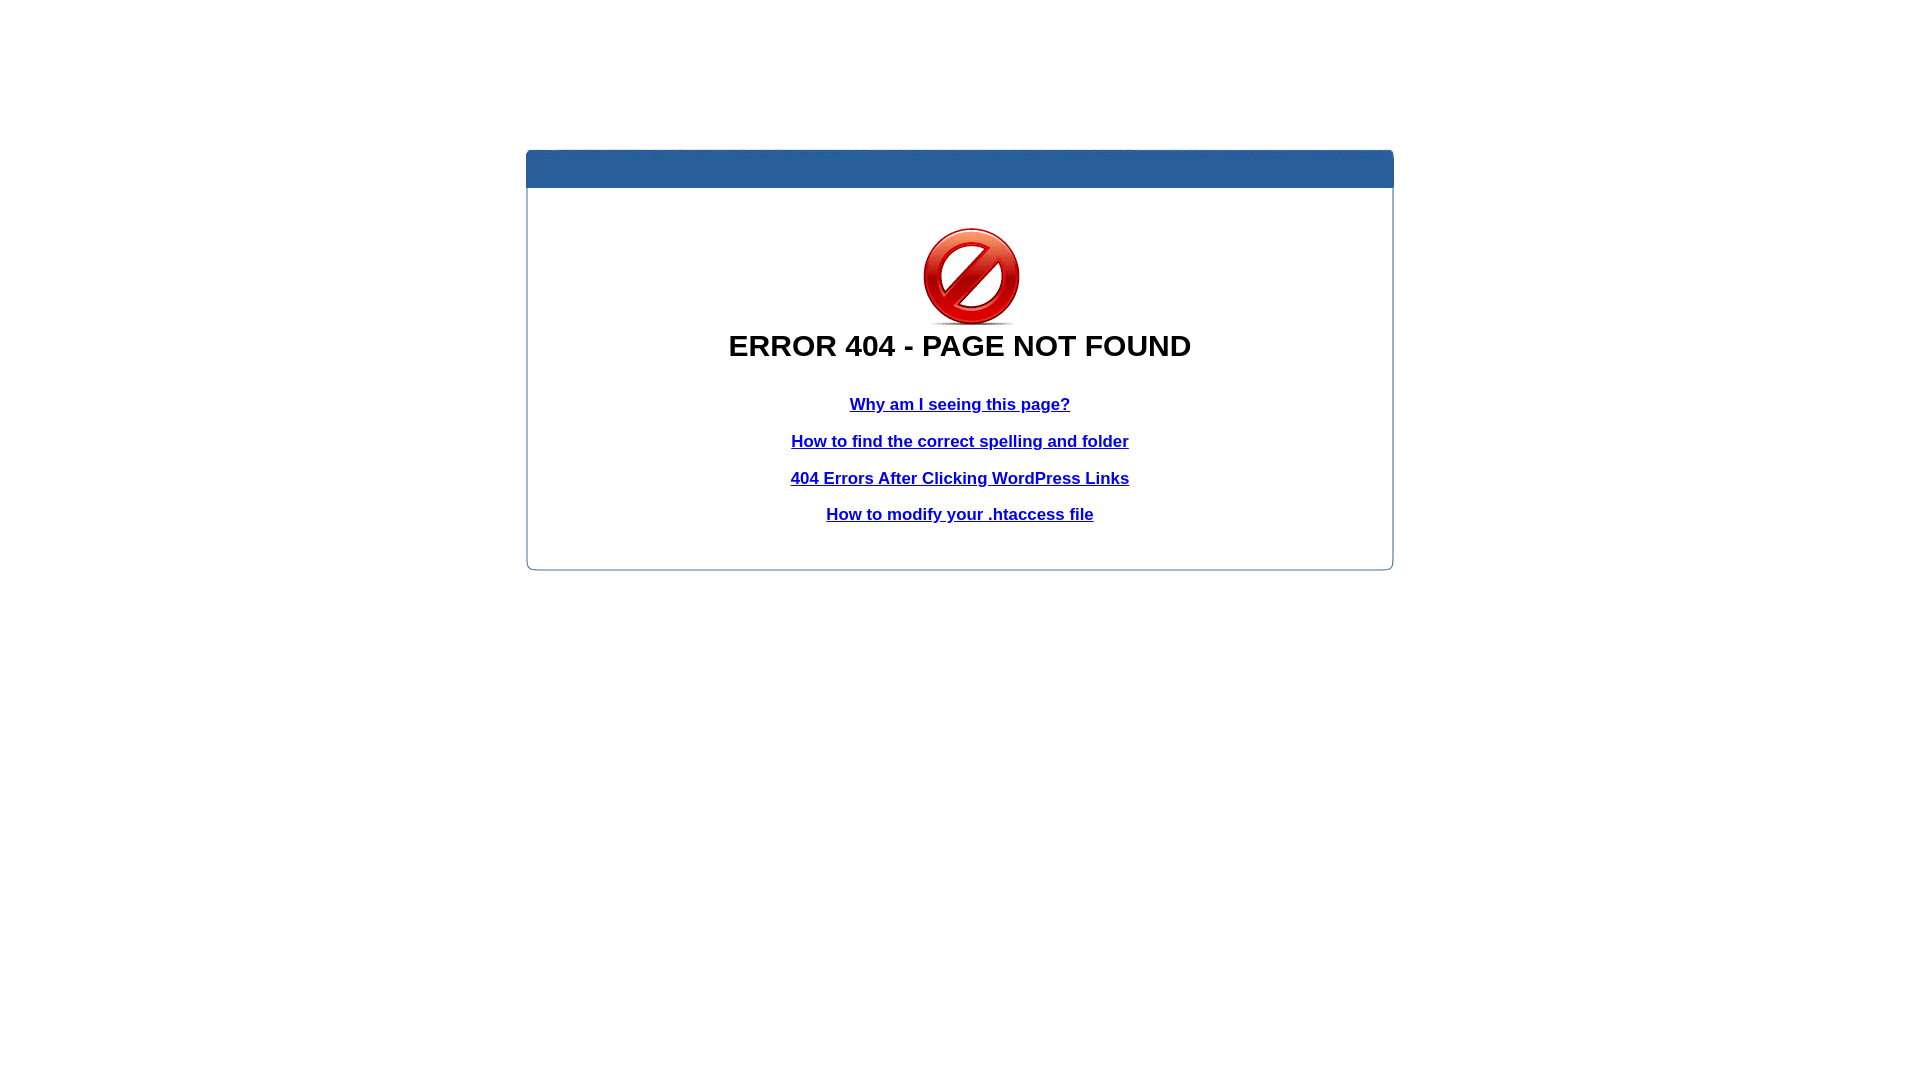  What do you see at coordinates (849, 404) in the screenshot?
I see `'Why am I seeing this page?'` at bounding box center [849, 404].